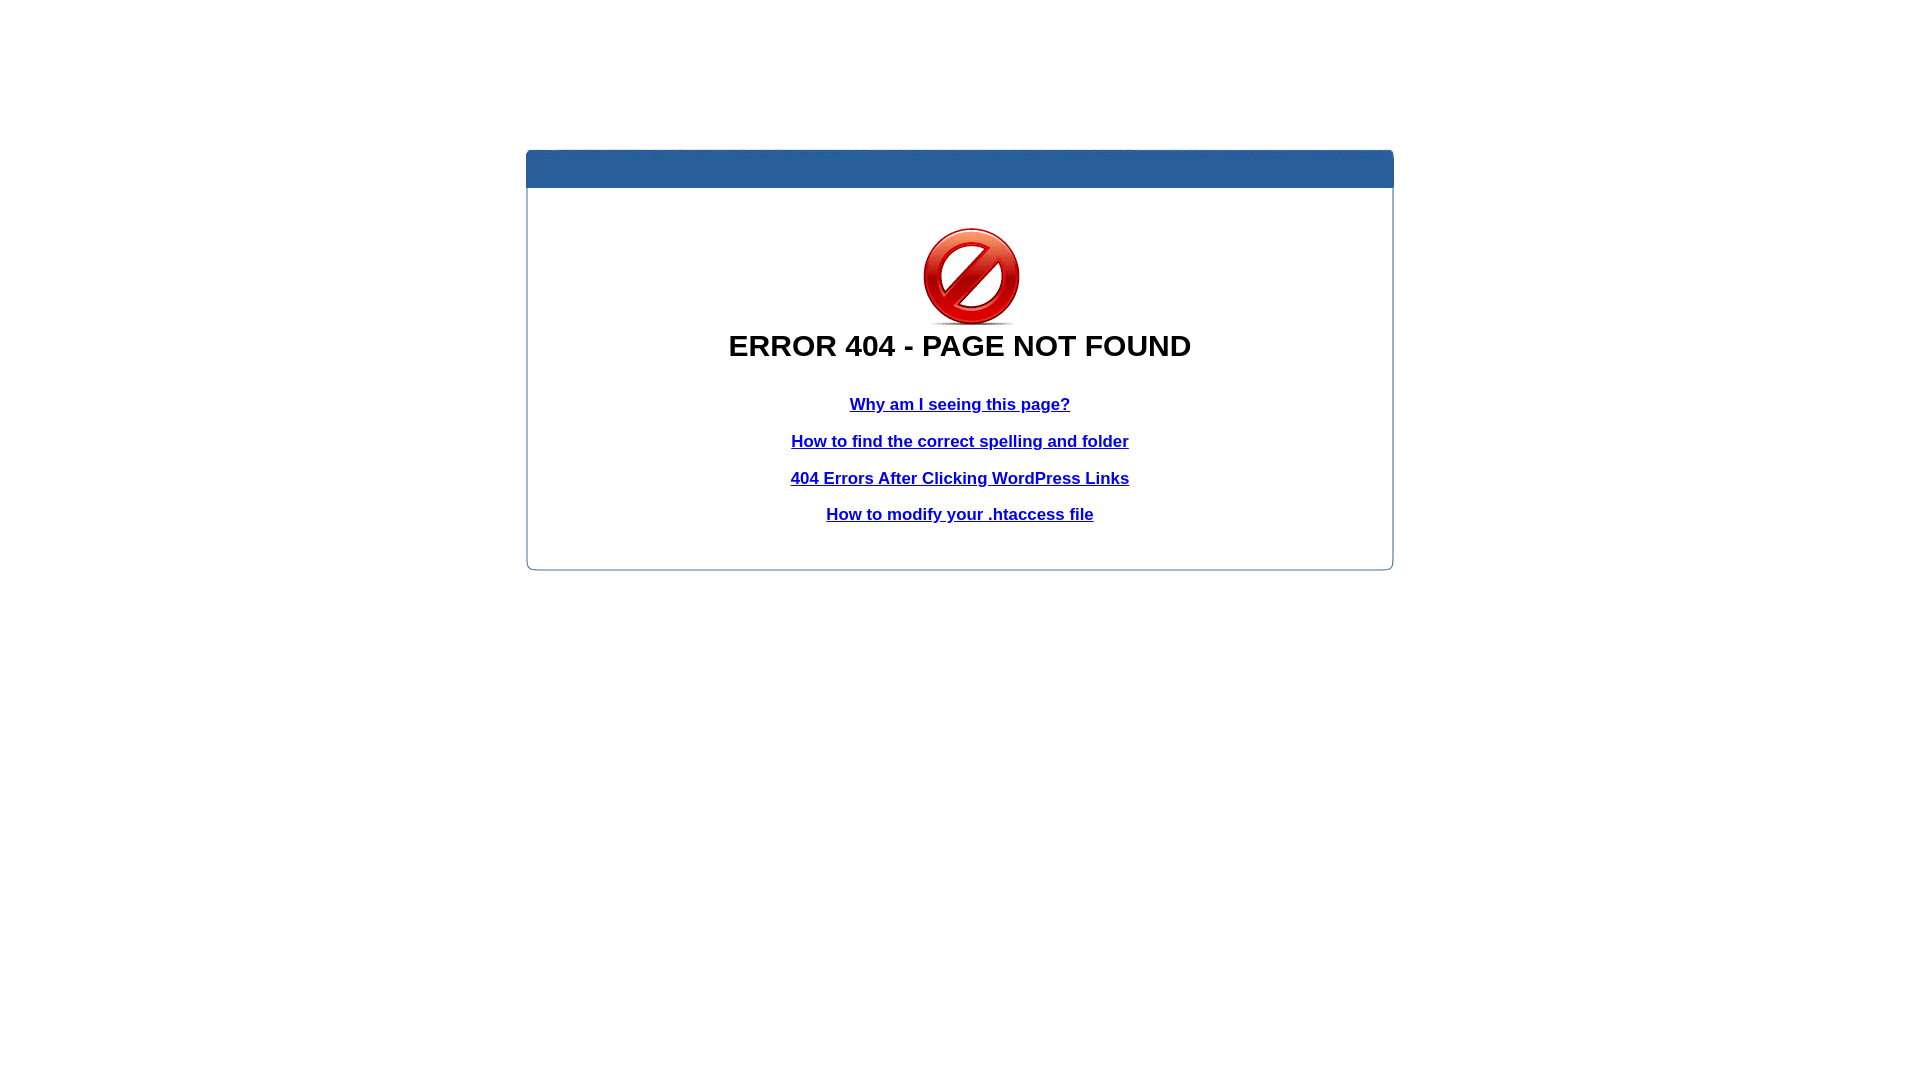  What do you see at coordinates (849, 404) in the screenshot?
I see `'Why am I seeing this page?'` at bounding box center [849, 404].